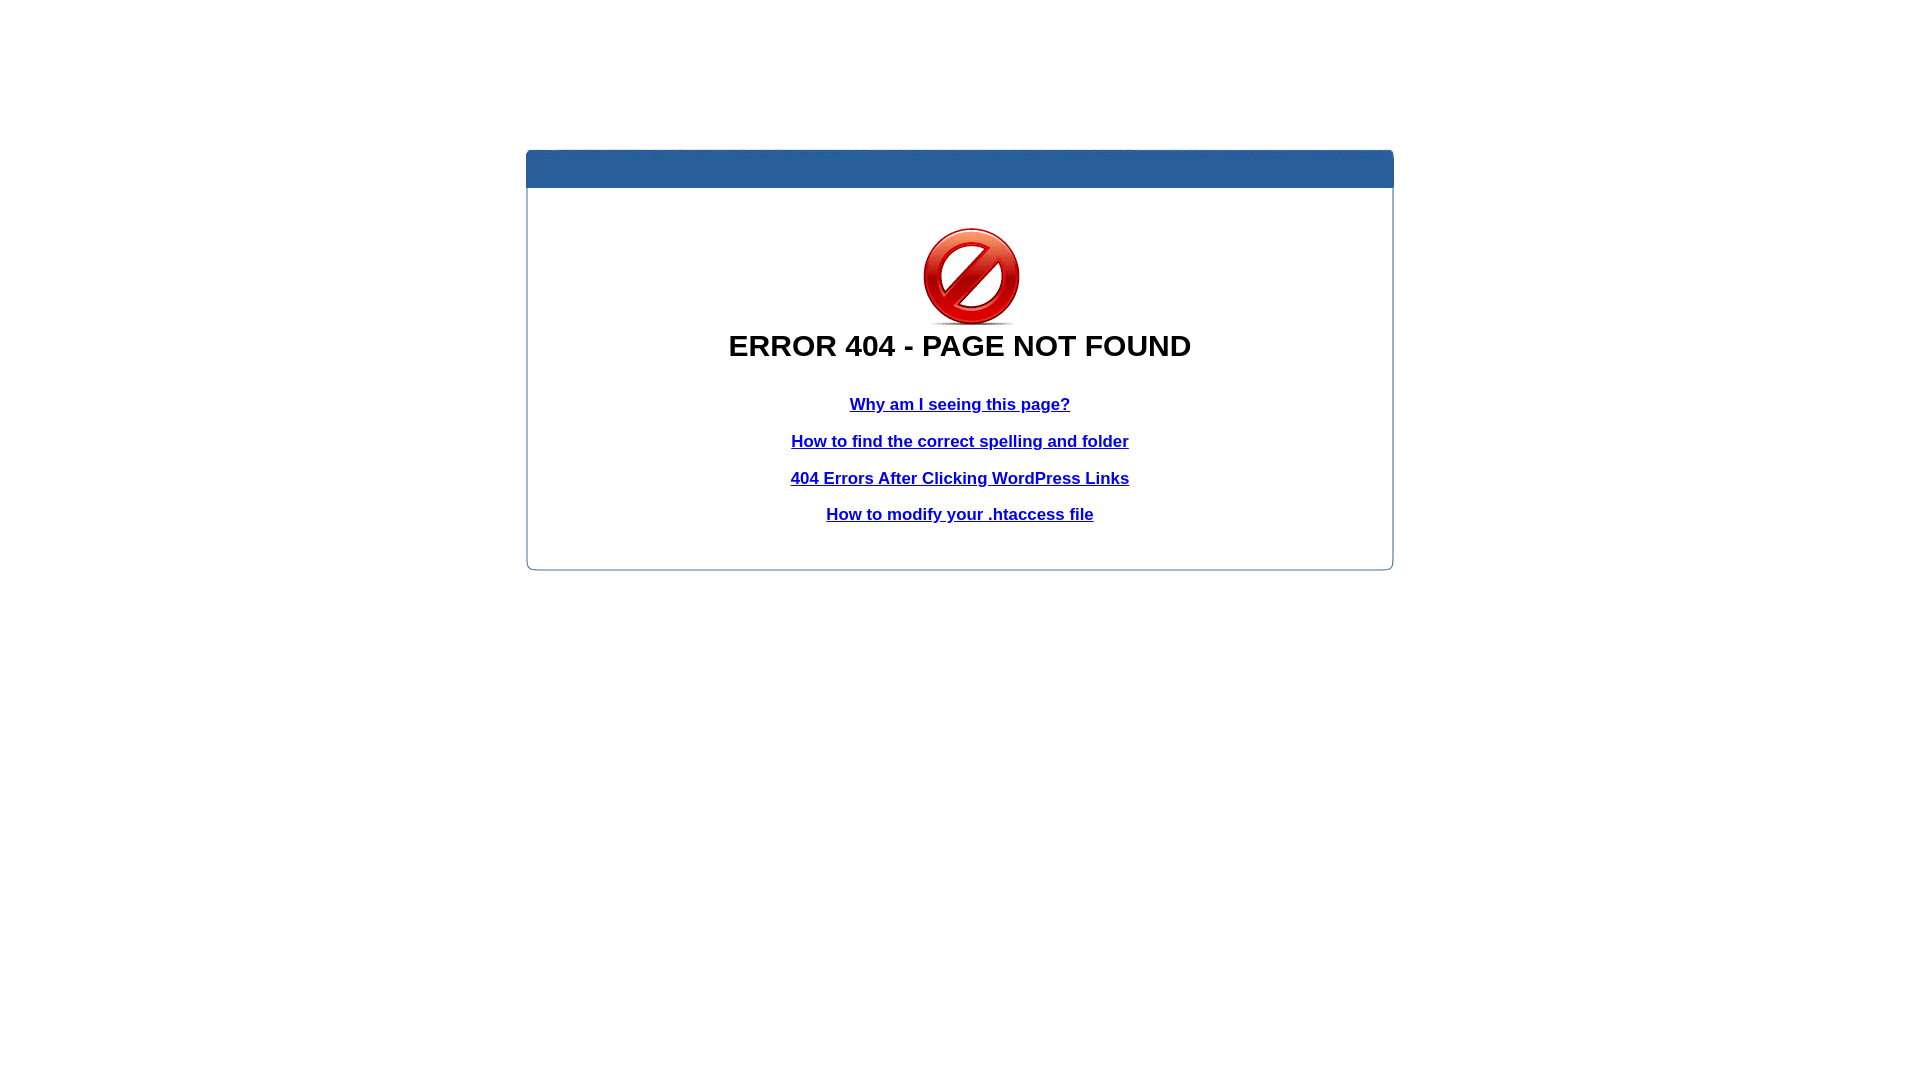  What do you see at coordinates (849, 404) in the screenshot?
I see `'Why am I seeing this page?'` at bounding box center [849, 404].